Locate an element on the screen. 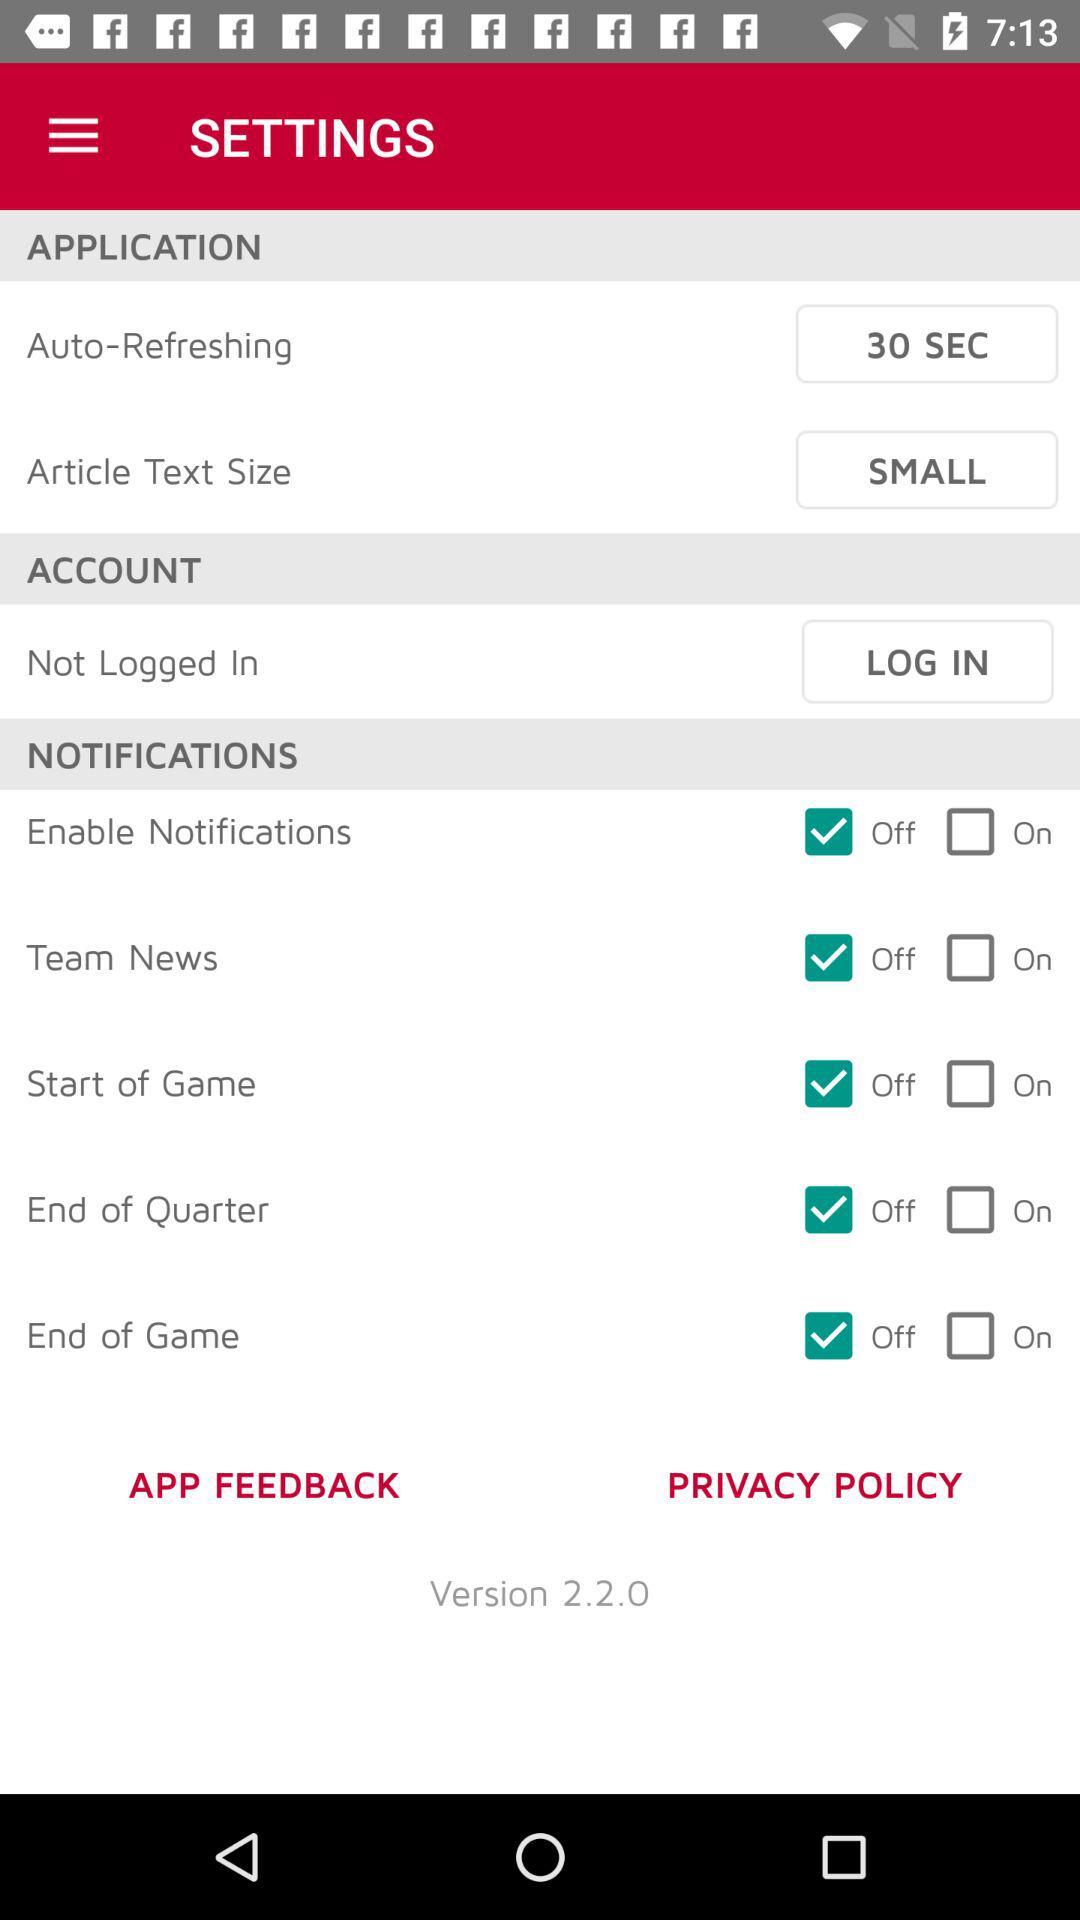 The image size is (1080, 1920). icon to the right of not logged in item is located at coordinates (927, 661).